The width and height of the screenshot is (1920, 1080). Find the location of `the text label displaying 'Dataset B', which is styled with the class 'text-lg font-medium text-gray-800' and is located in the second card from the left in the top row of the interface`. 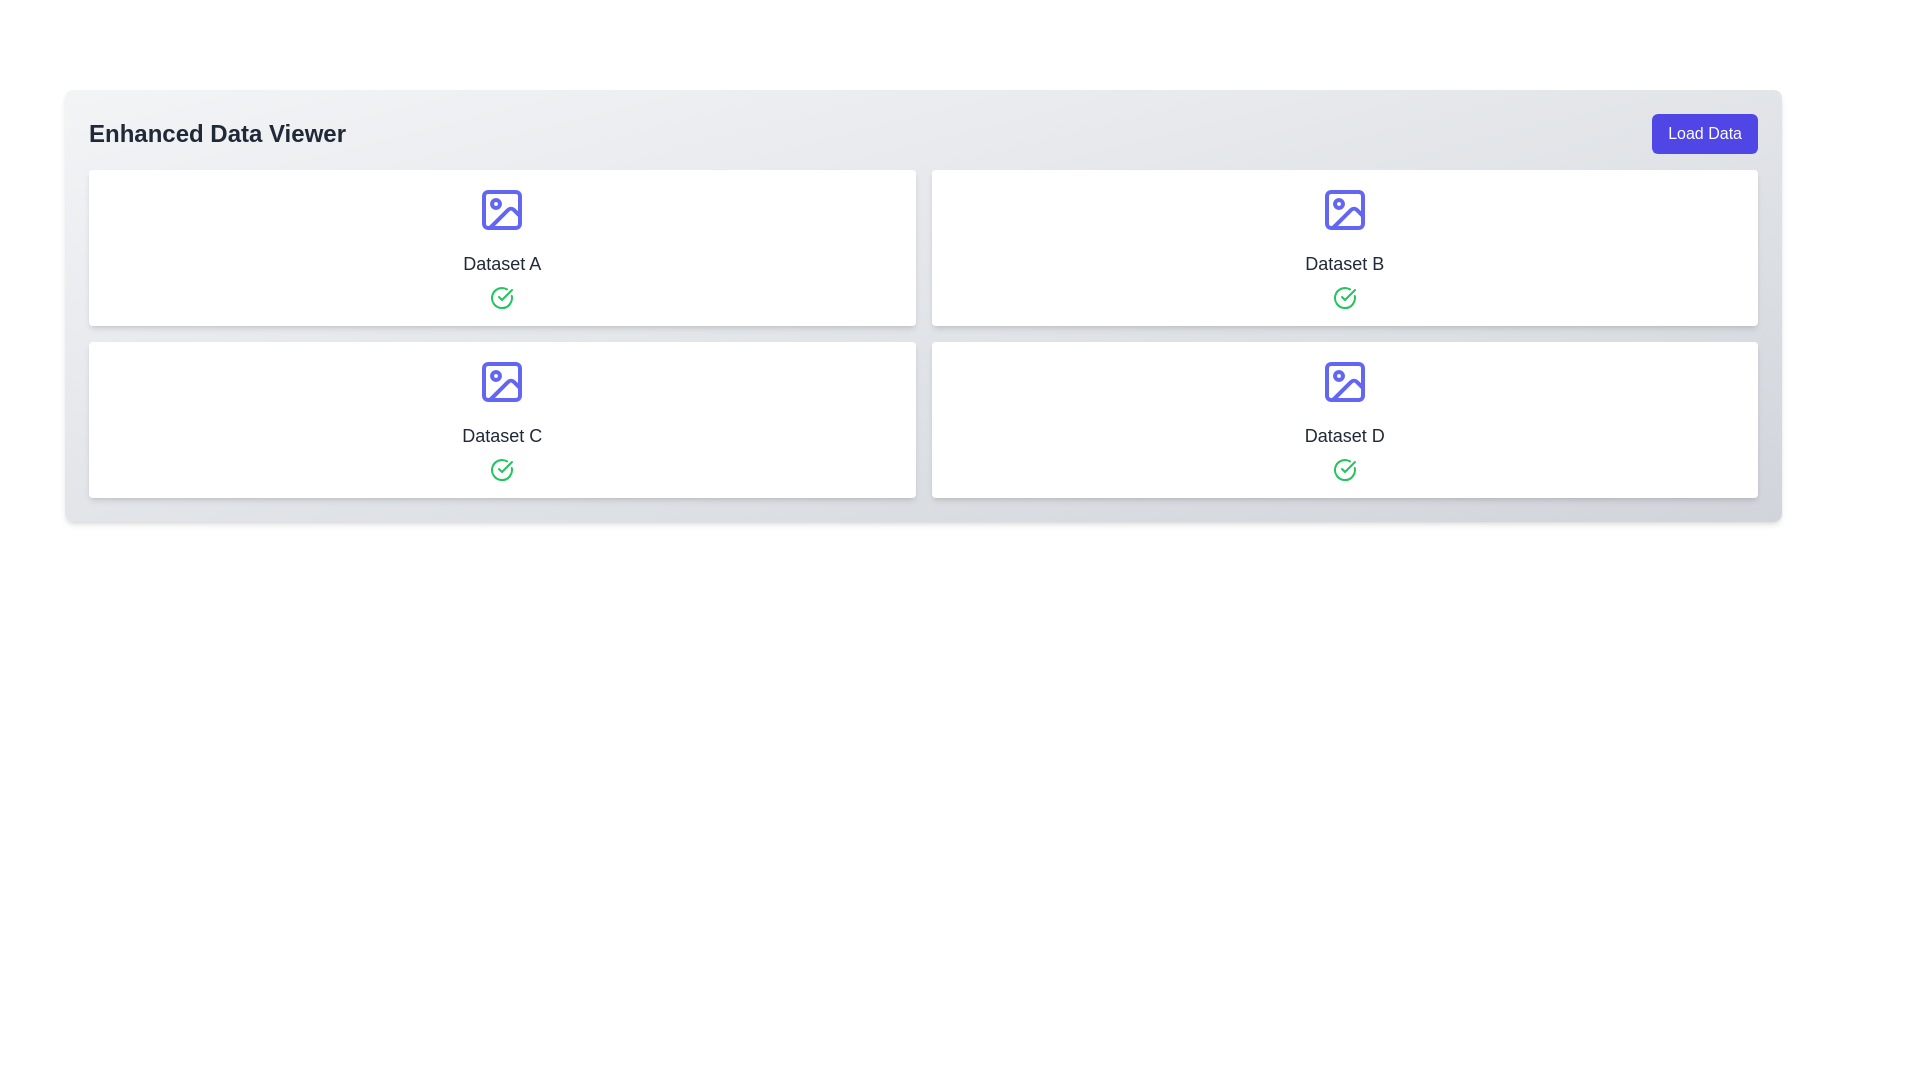

the text label displaying 'Dataset B', which is styled with the class 'text-lg font-medium text-gray-800' and is located in the second card from the left in the top row of the interface is located at coordinates (1344, 262).